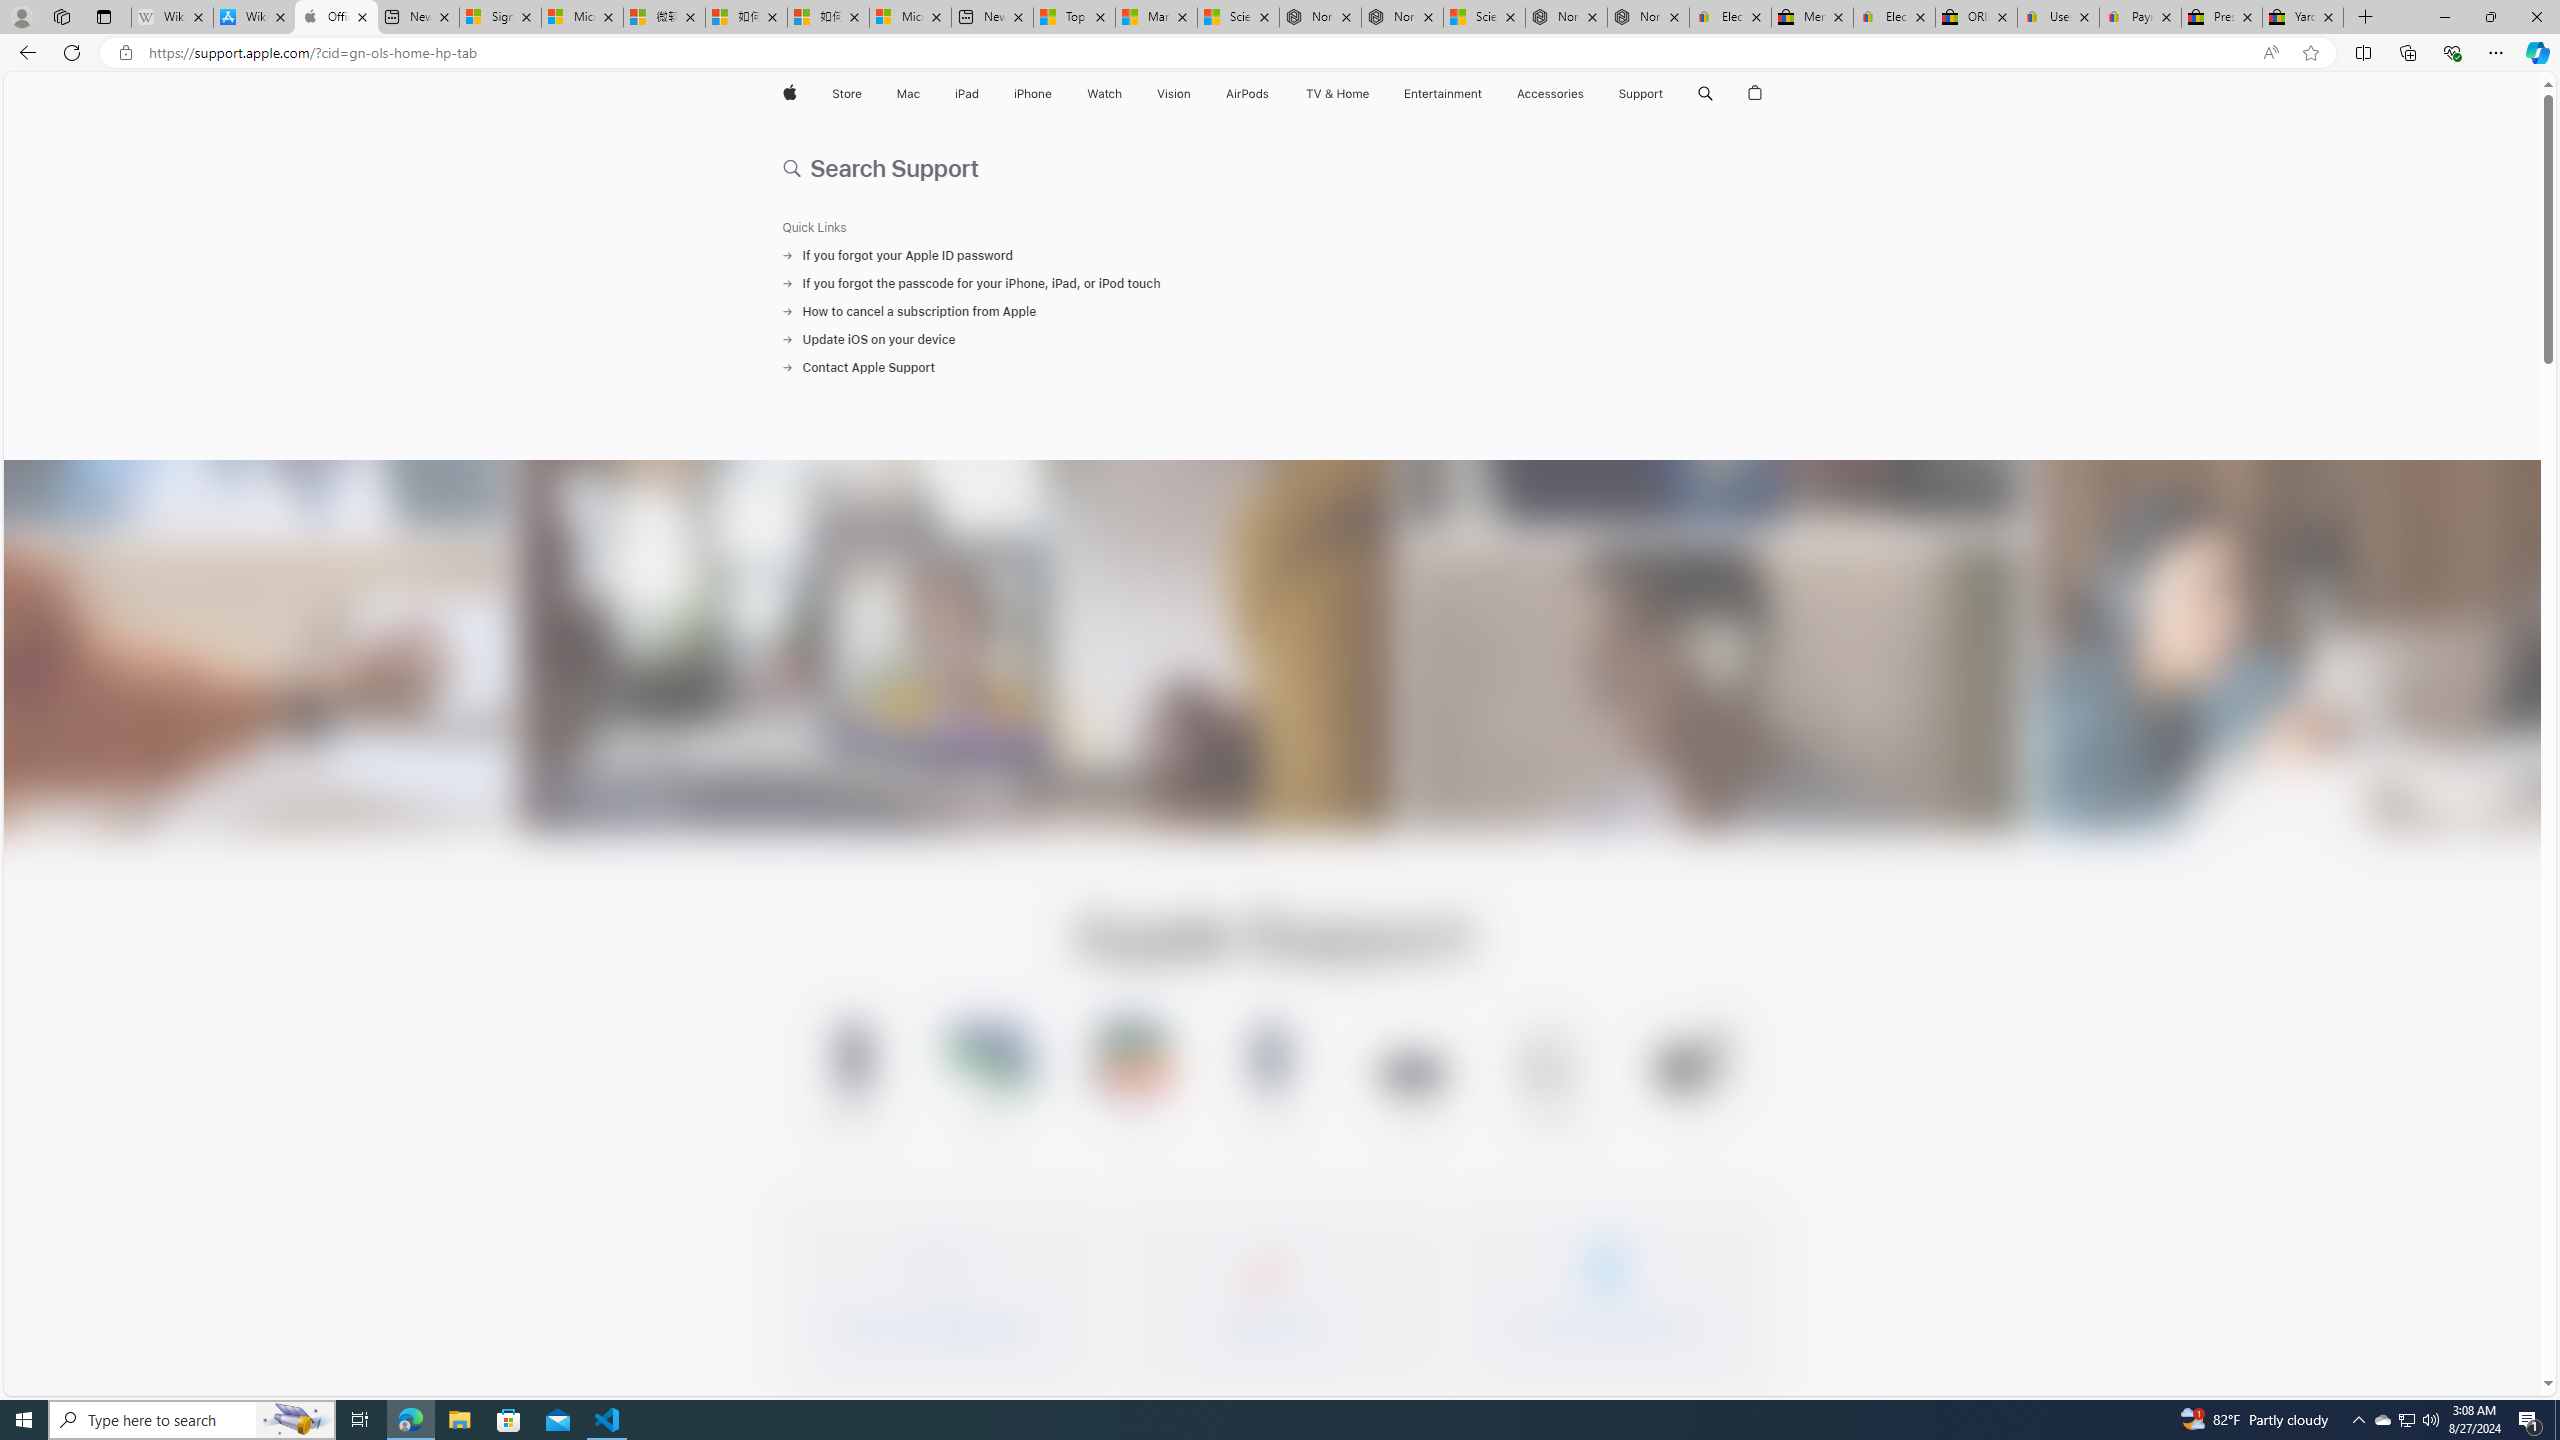 Image resolution: width=2560 pixels, height=1440 pixels. I want to click on 'If you forgot your Apple ID password', so click(1271, 254).